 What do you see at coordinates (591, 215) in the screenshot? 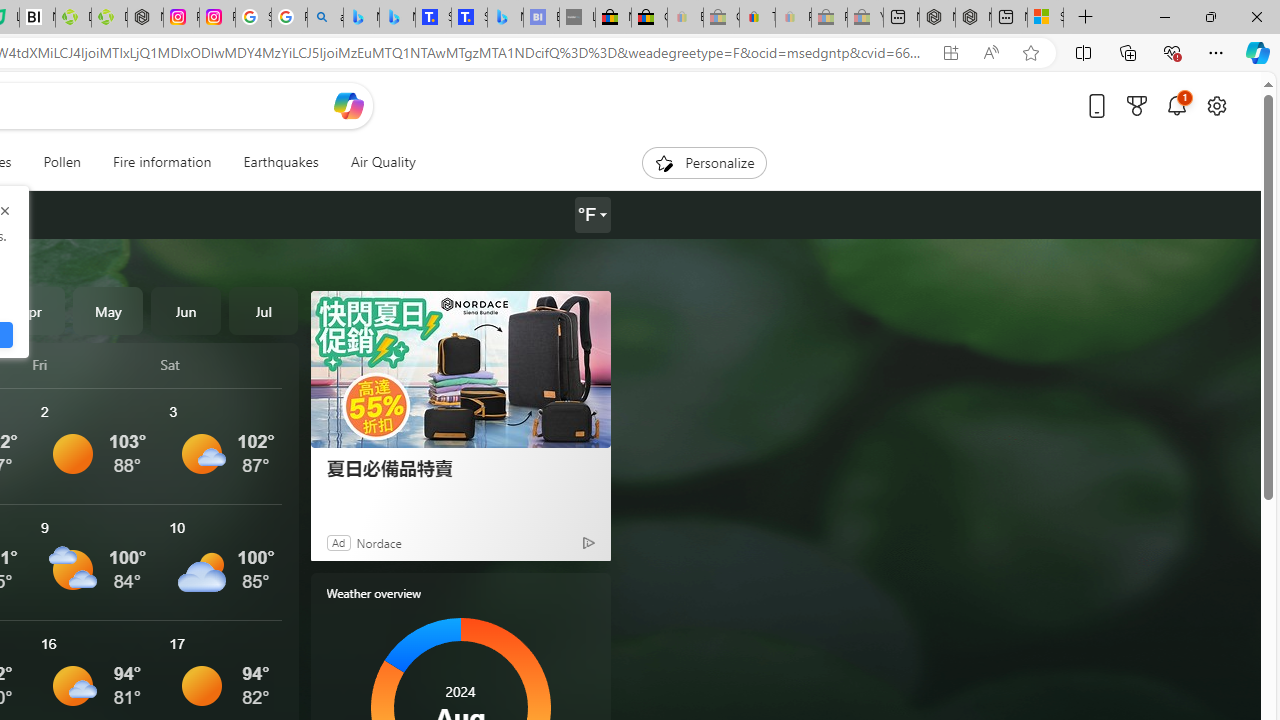
I see `'Weather settings'` at bounding box center [591, 215].